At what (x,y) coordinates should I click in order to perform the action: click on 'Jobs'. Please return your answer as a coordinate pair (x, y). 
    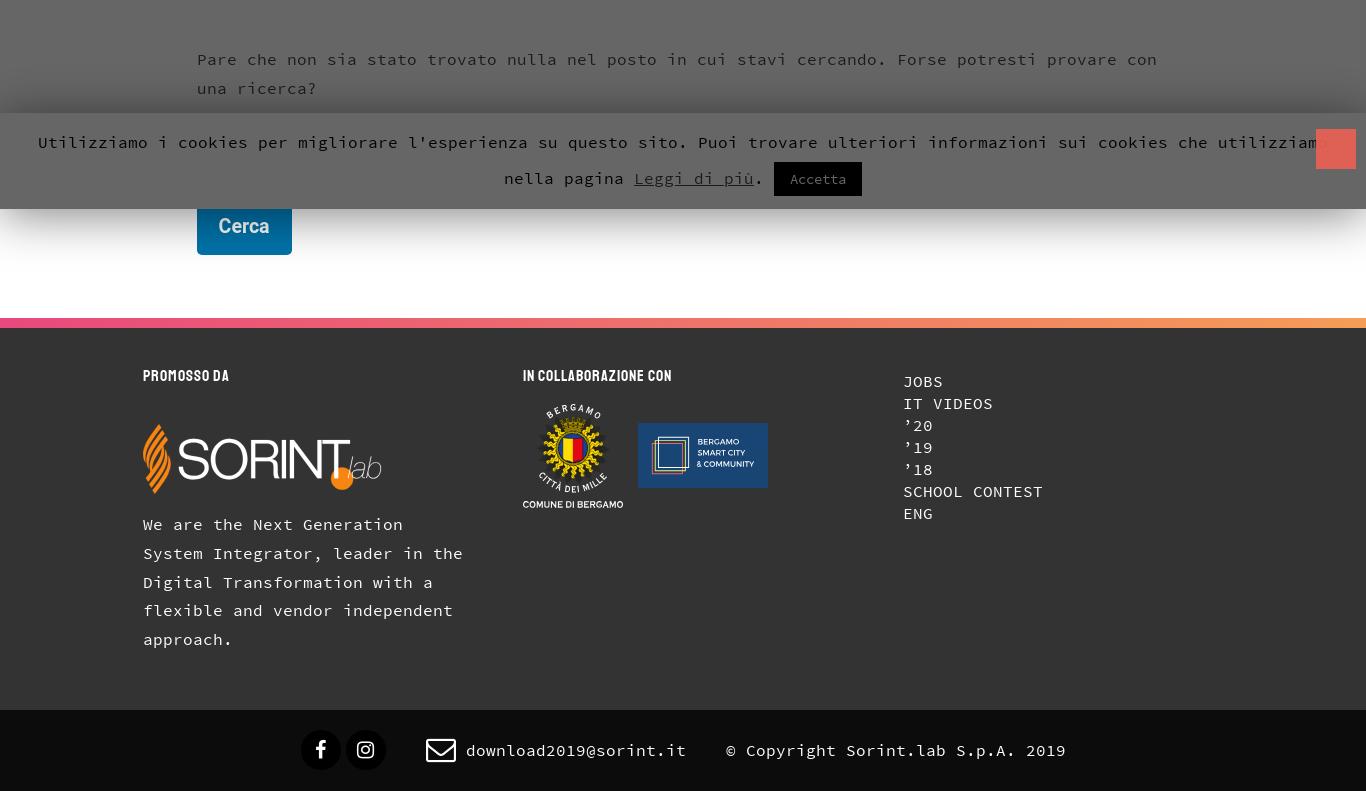
    Looking at the image, I should click on (922, 380).